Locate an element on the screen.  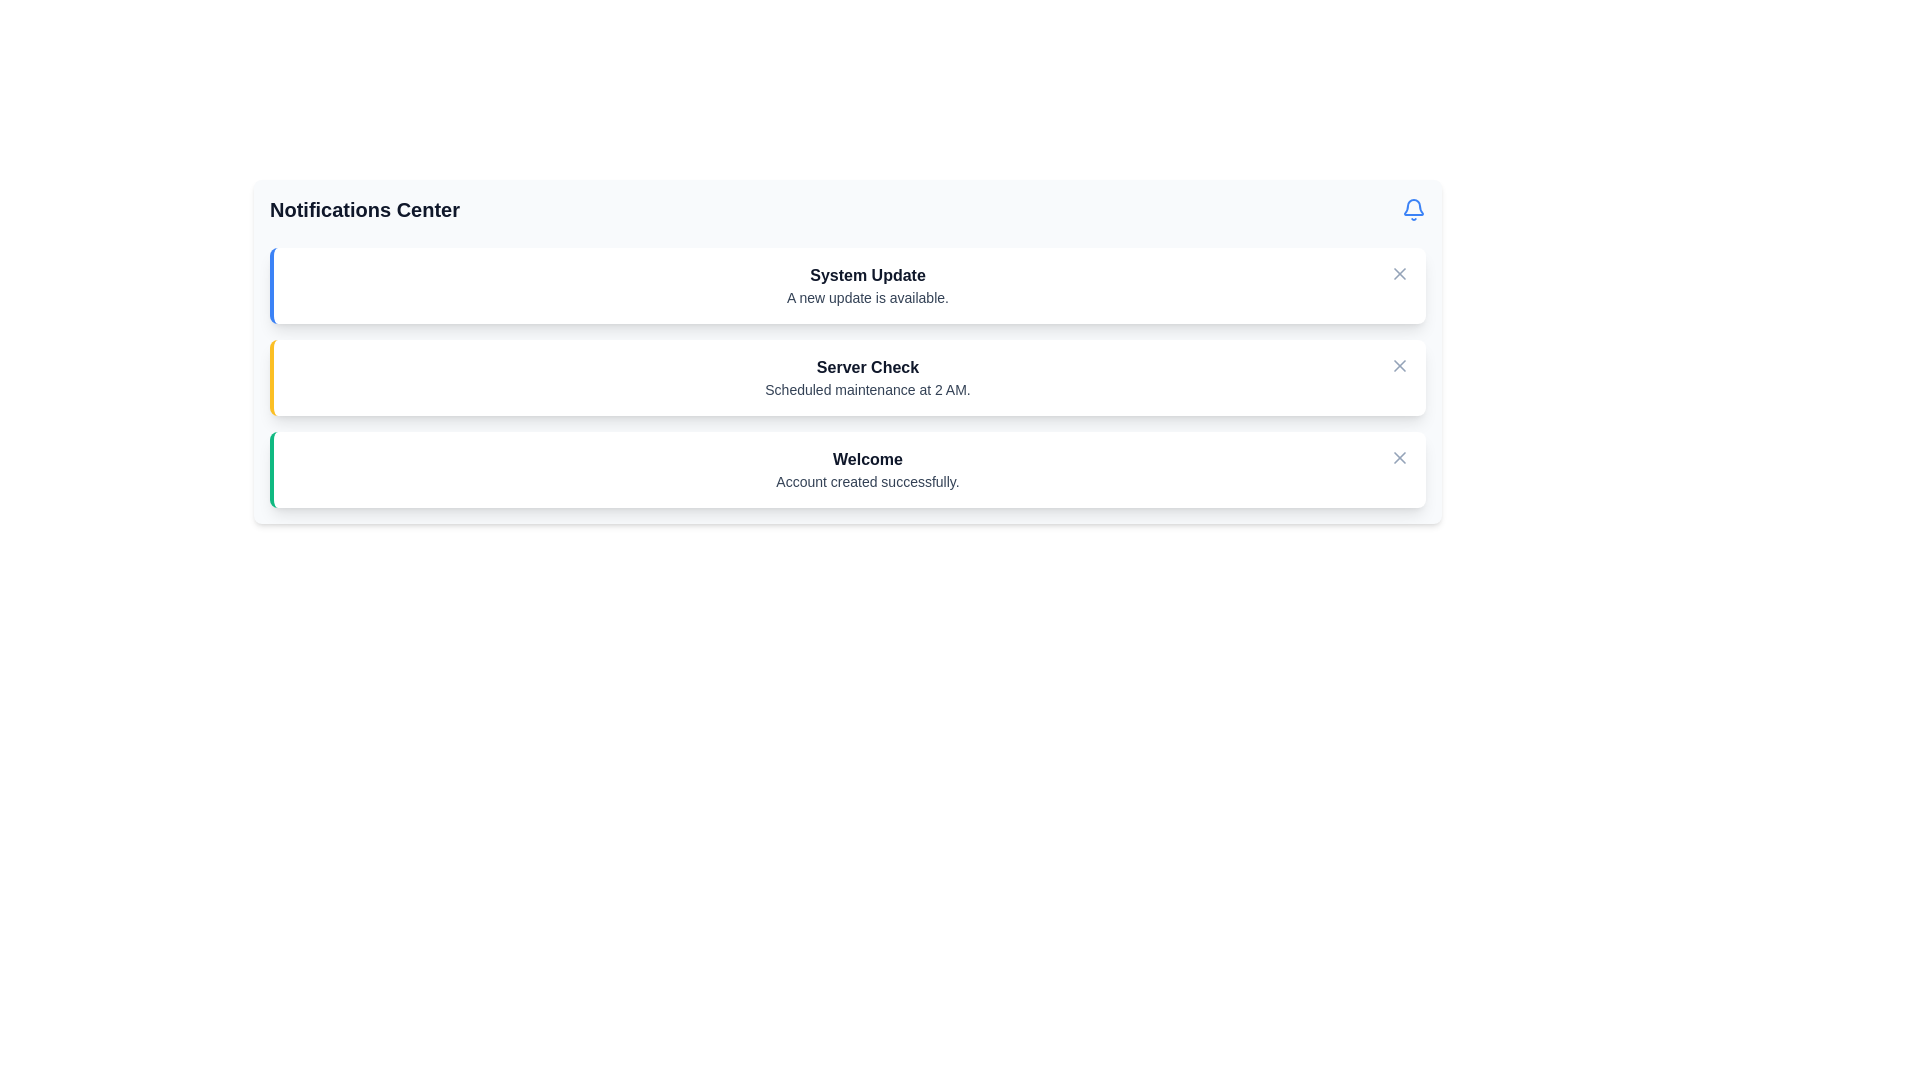
the 'X' icon button located at the far right of the bottom notification entry labeled 'Welcome' is located at coordinates (1399, 458).